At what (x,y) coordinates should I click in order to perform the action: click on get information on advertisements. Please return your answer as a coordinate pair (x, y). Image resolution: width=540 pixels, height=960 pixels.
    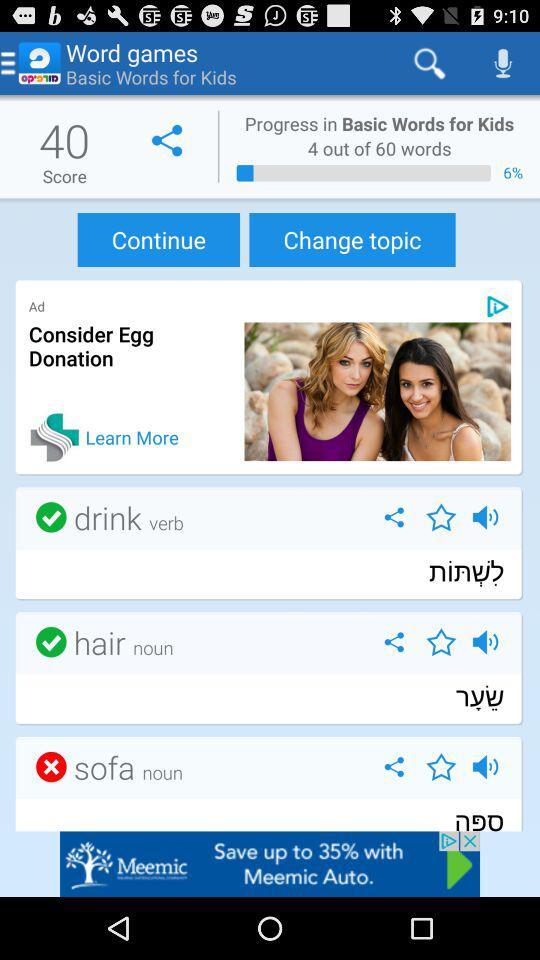
    Looking at the image, I should click on (496, 306).